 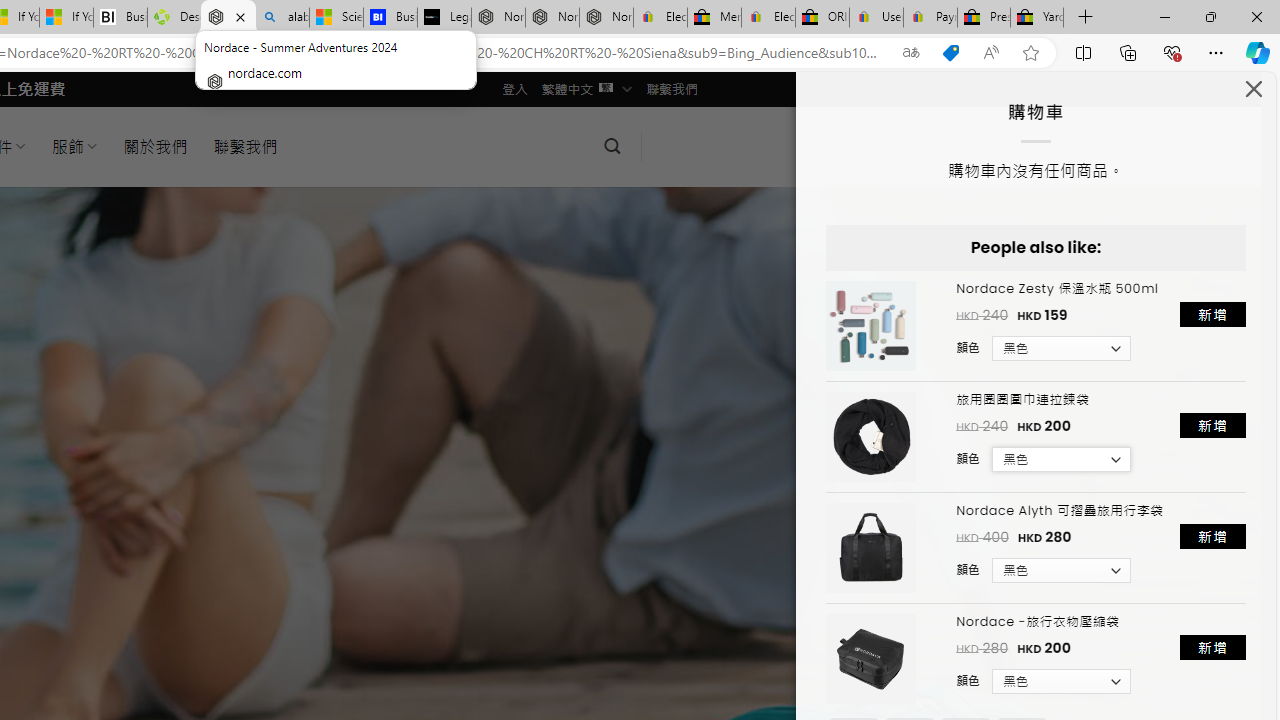 What do you see at coordinates (767, 17) in the screenshot?
I see `'Electronics, Cars, Fashion, Collectibles & More | eBay'` at bounding box center [767, 17].